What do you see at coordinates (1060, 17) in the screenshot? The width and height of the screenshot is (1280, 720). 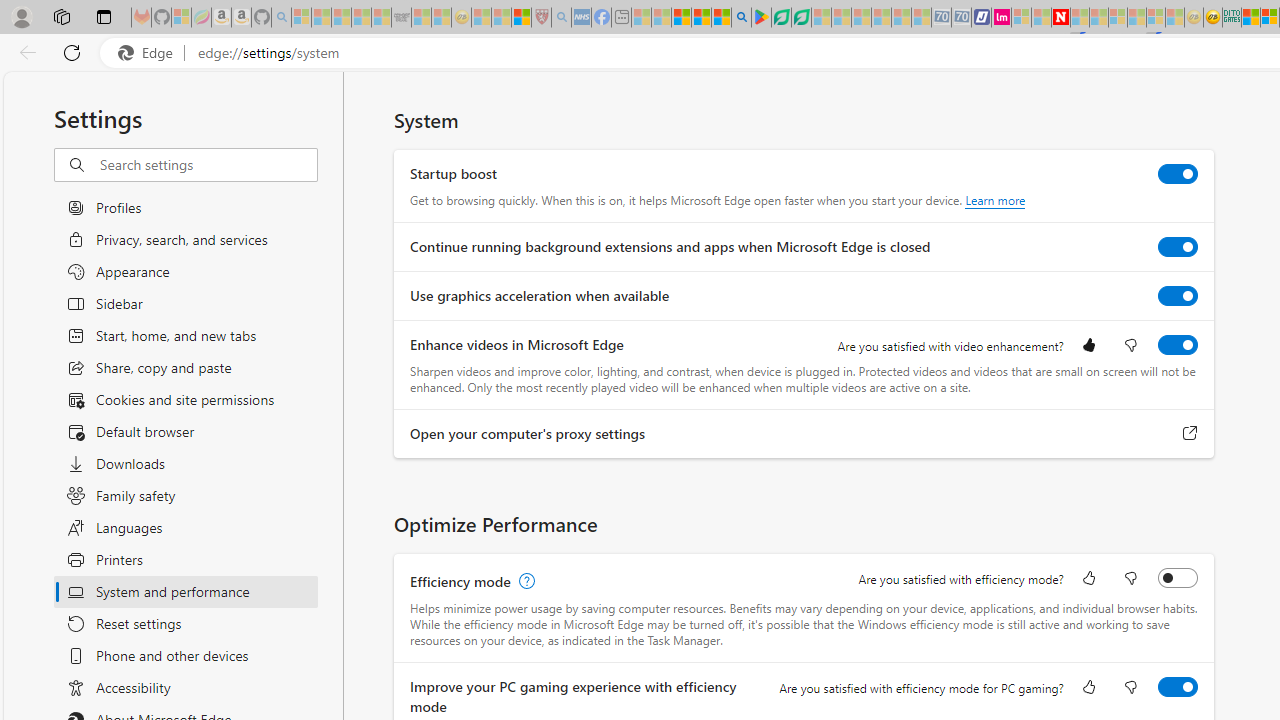 I see `'Latest Politics News & Archive | Newsweek.com'` at bounding box center [1060, 17].